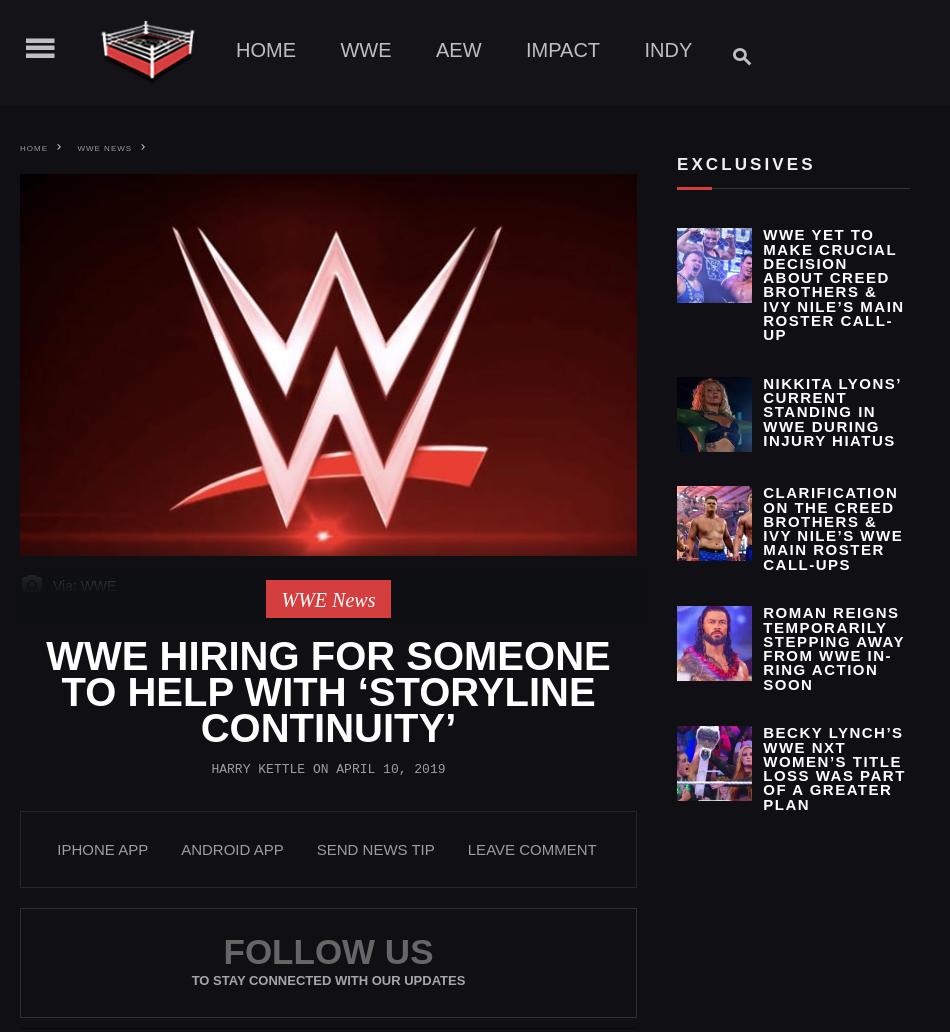  What do you see at coordinates (82, 585) in the screenshot?
I see `'Via: WWE'` at bounding box center [82, 585].